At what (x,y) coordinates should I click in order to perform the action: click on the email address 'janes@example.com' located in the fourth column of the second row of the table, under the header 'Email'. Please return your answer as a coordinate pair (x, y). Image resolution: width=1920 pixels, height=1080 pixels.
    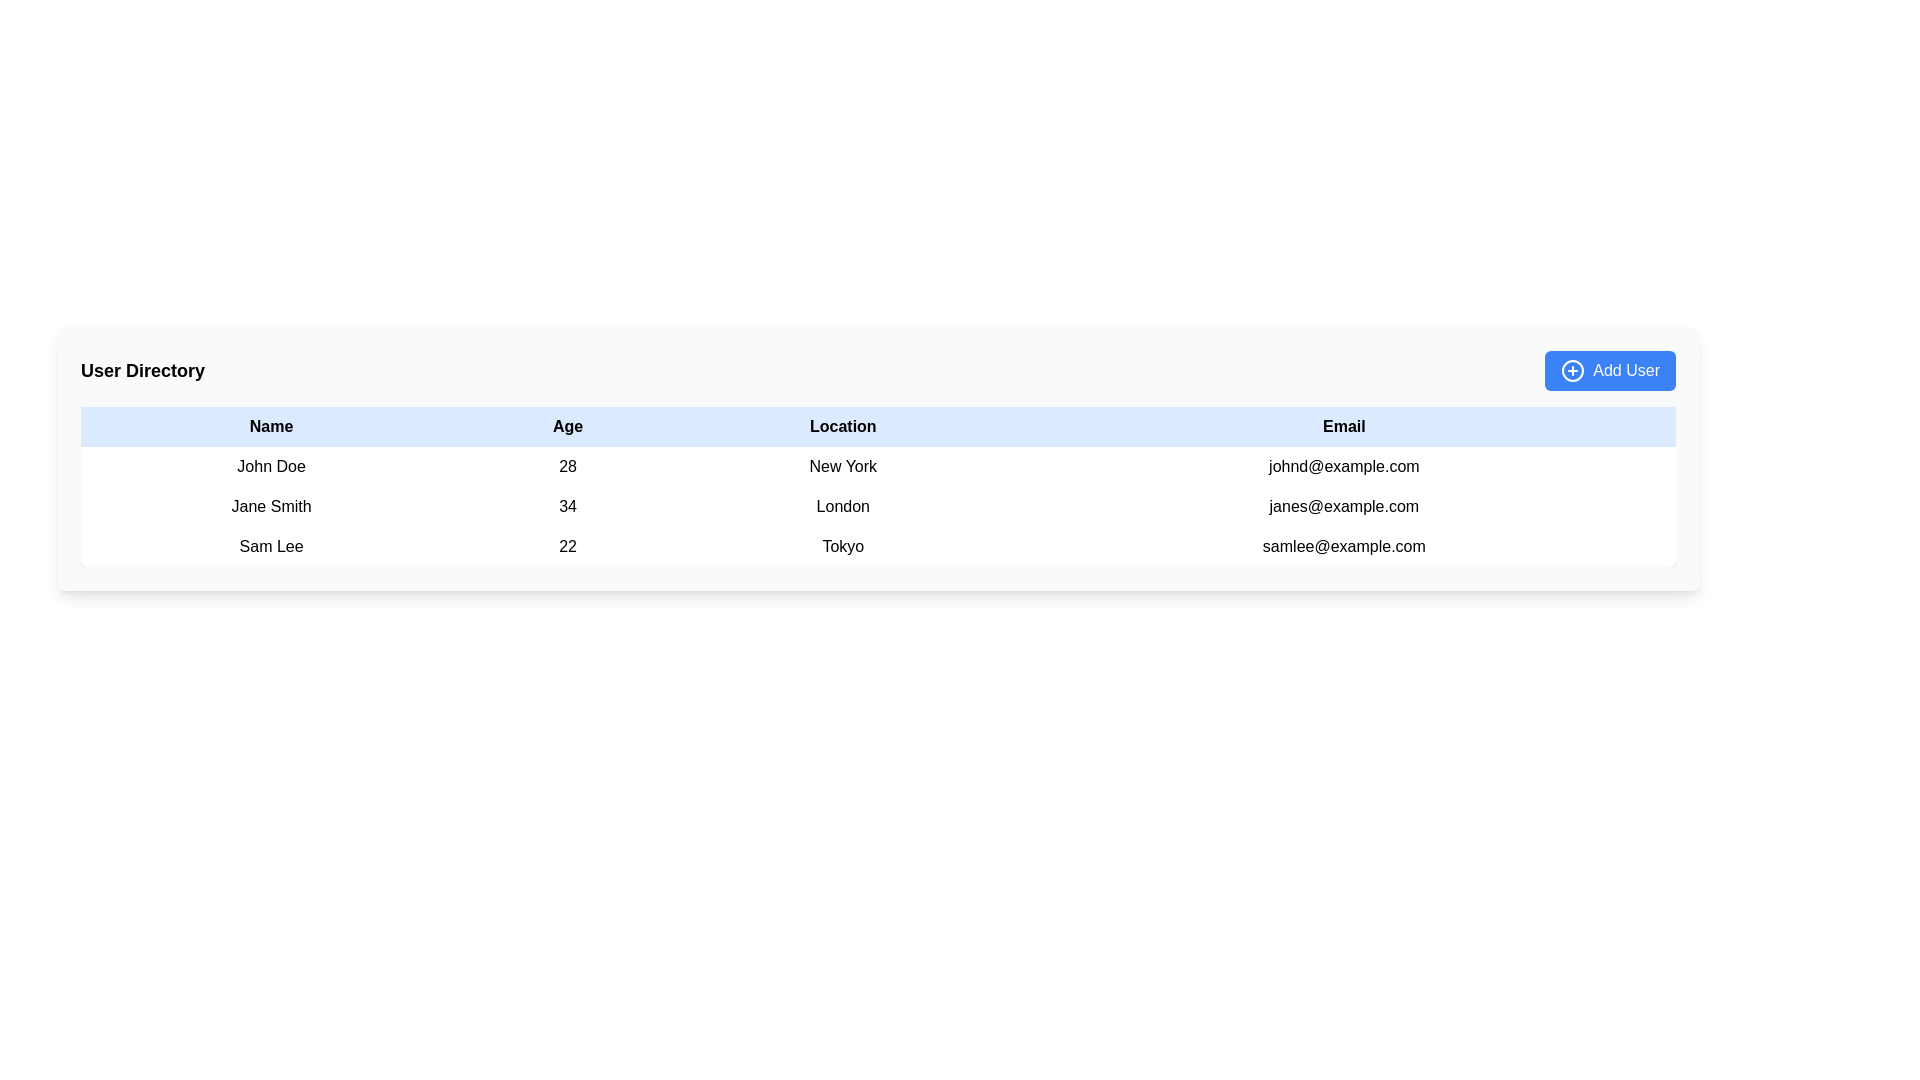
    Looking at the image, I should click on (1344, 505).